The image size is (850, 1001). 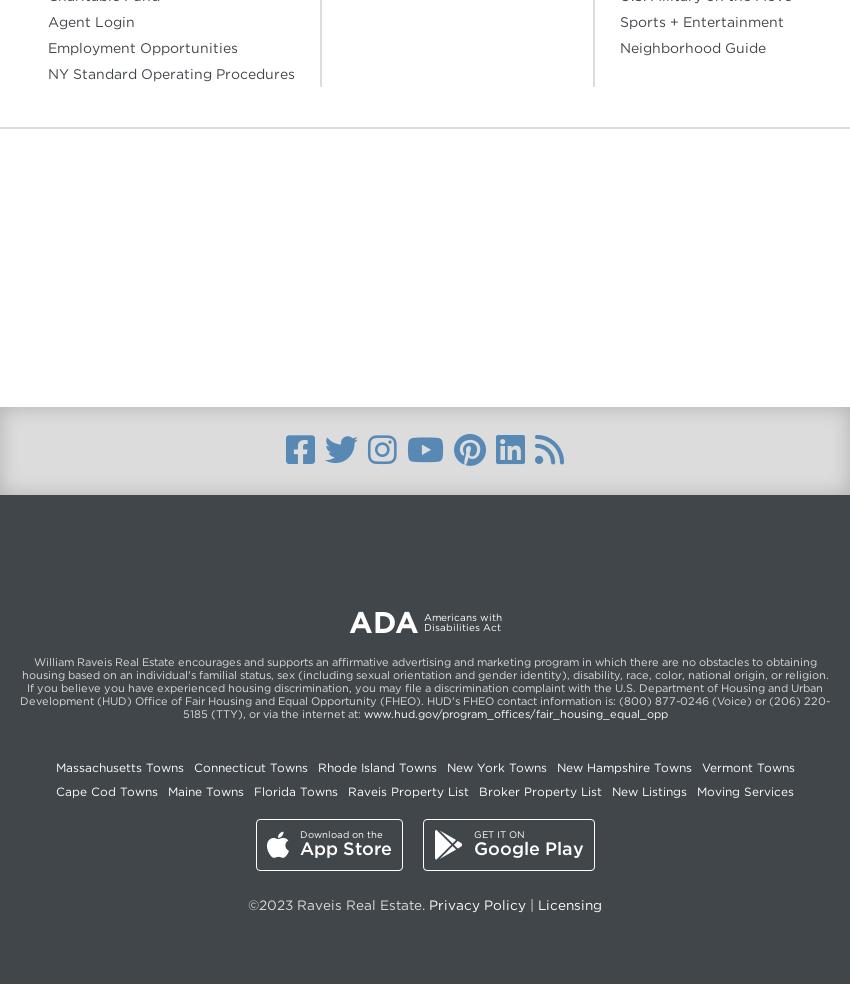 I want to click on 'Sports + Entertainment', so click(x=701, y=22).